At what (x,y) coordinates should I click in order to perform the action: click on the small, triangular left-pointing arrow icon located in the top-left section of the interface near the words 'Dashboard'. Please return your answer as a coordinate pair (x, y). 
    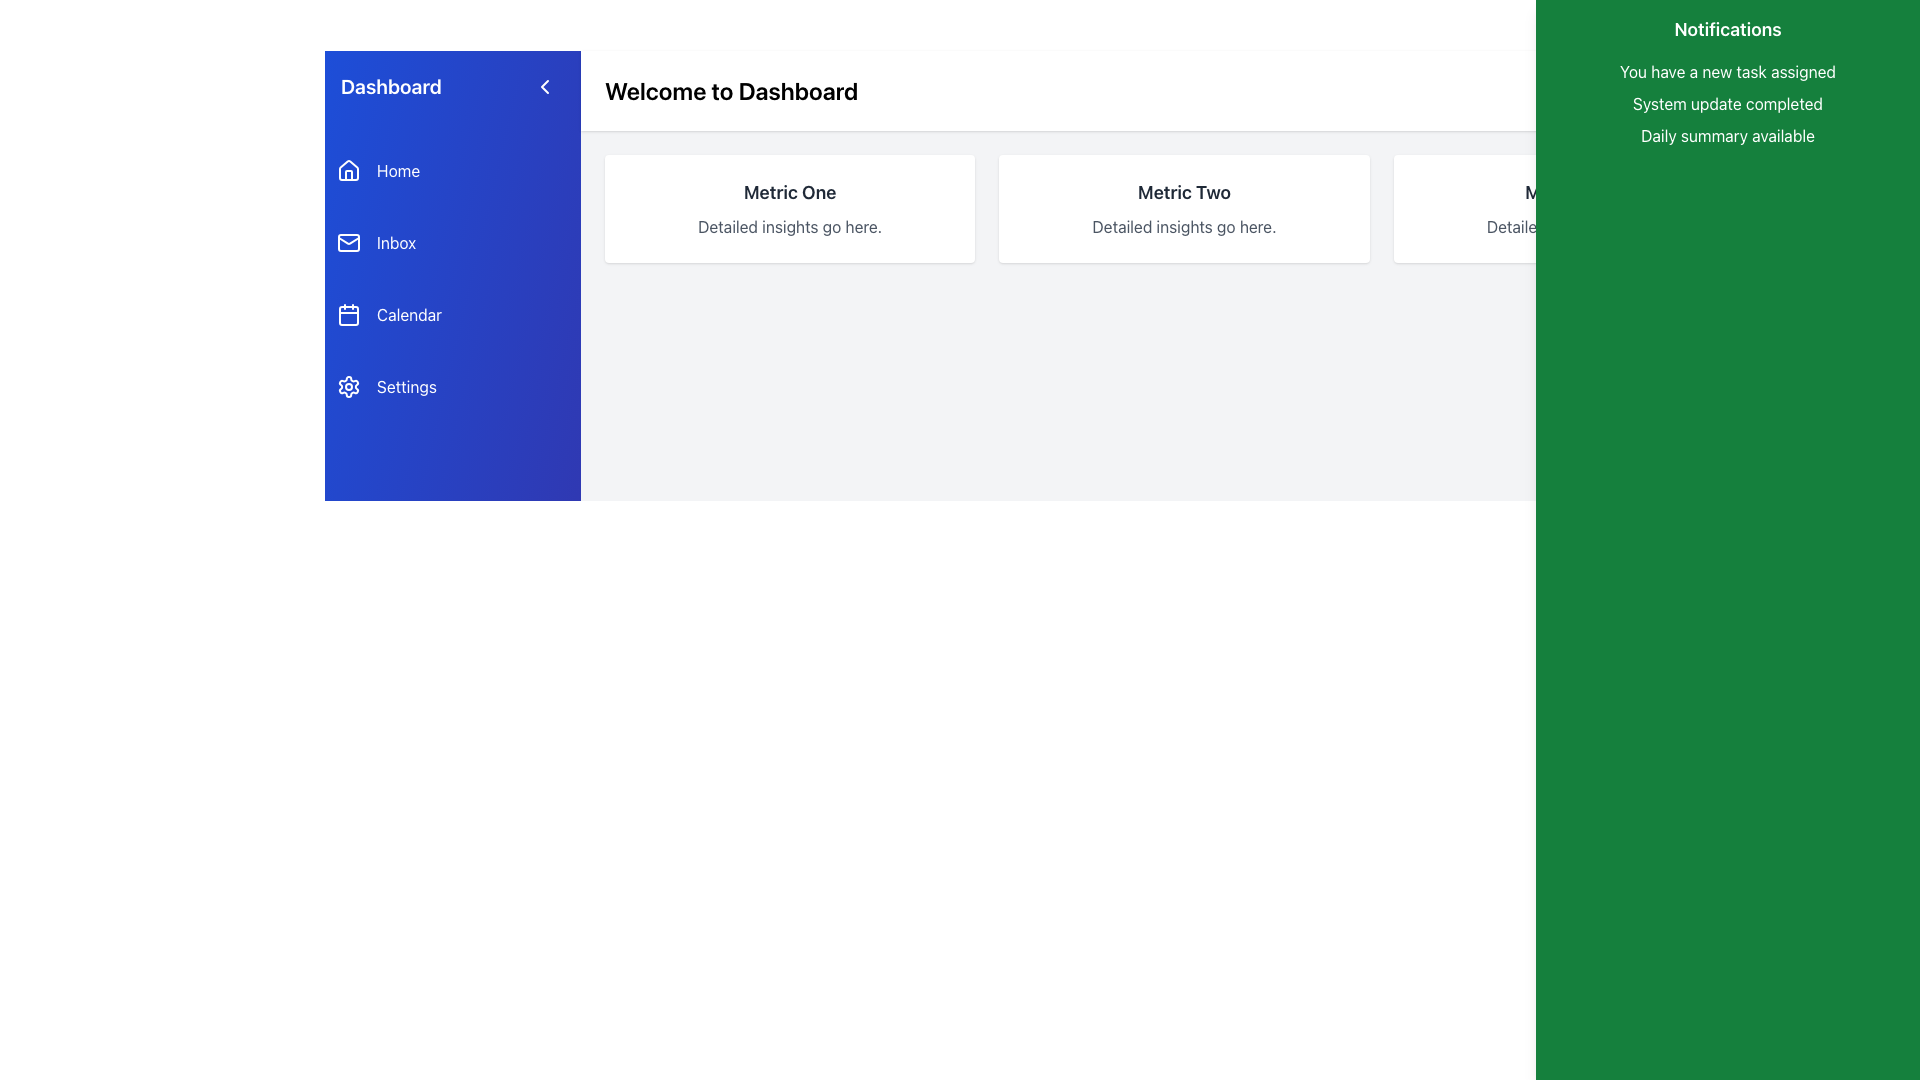
    Looking at the image, I should click on (545, 86).